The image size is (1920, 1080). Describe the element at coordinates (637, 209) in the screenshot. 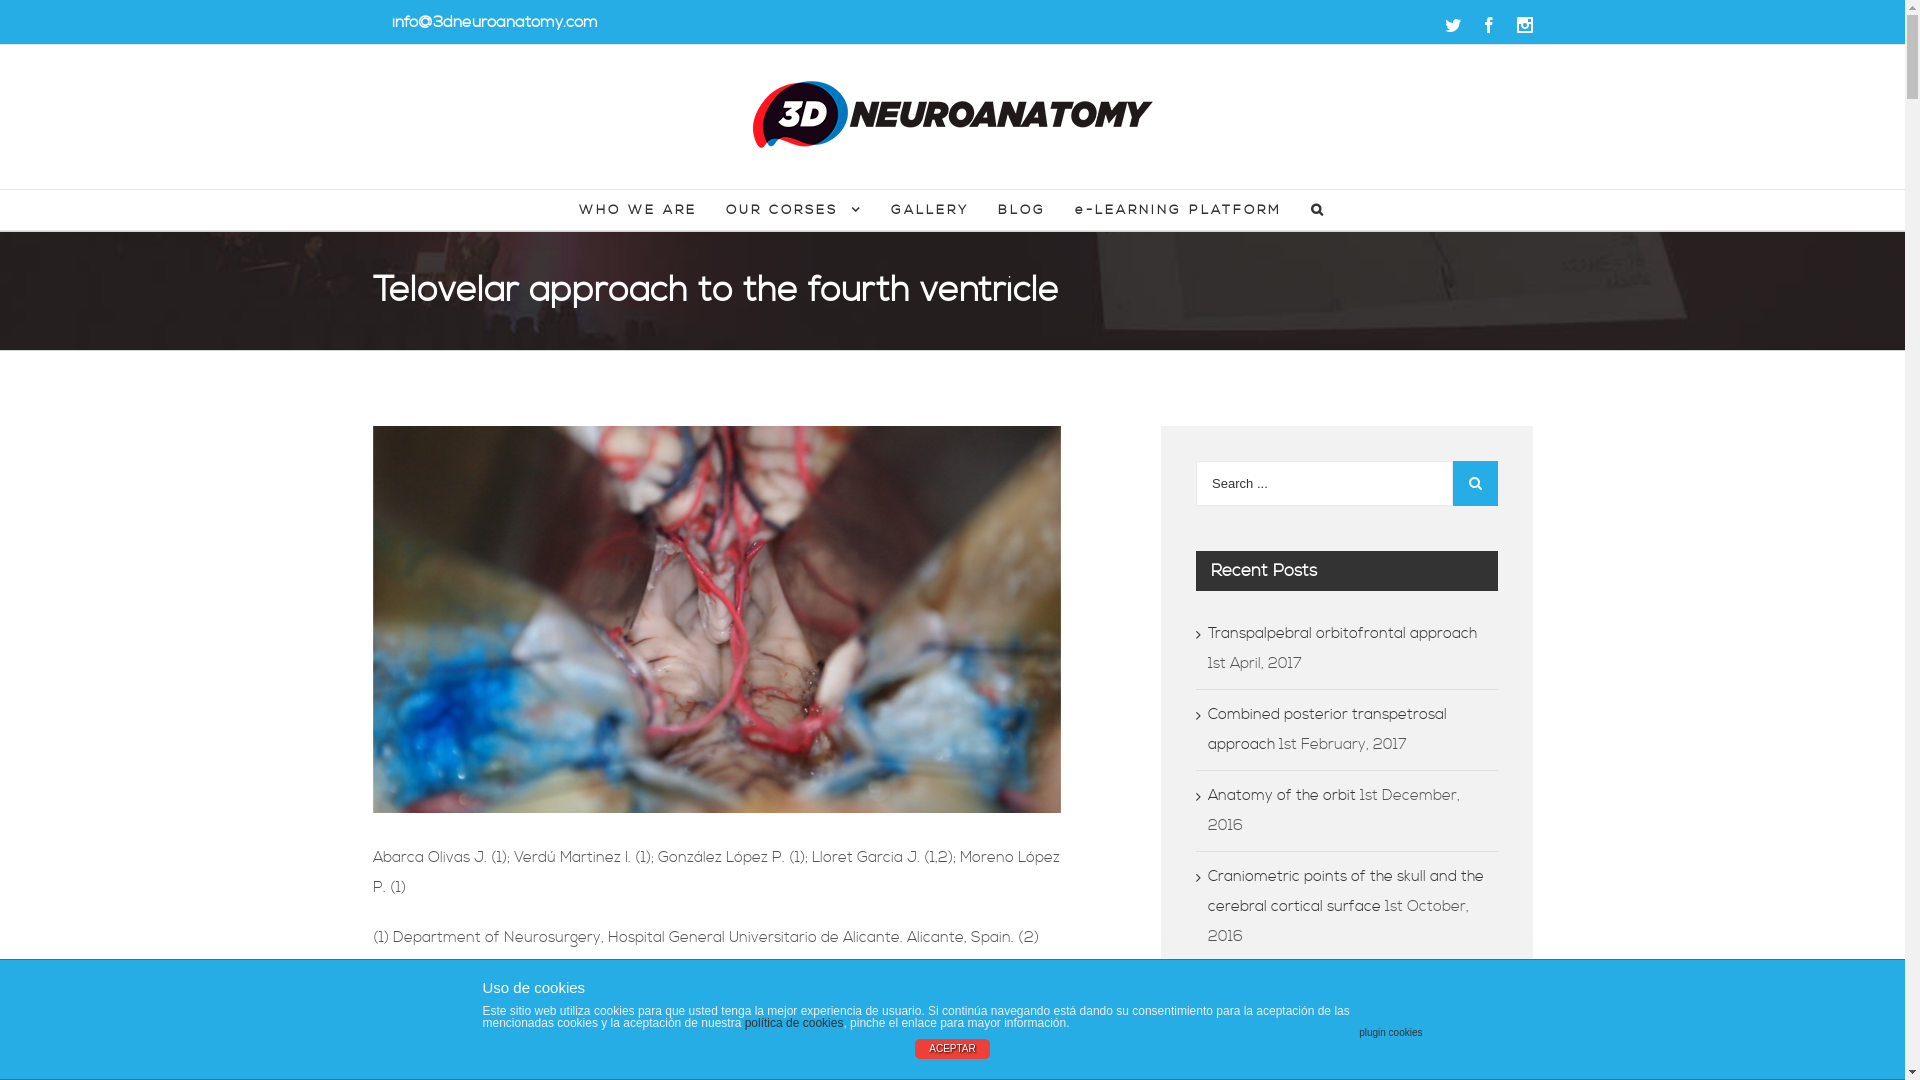

I see `'WHO WE ARE'` at that location.